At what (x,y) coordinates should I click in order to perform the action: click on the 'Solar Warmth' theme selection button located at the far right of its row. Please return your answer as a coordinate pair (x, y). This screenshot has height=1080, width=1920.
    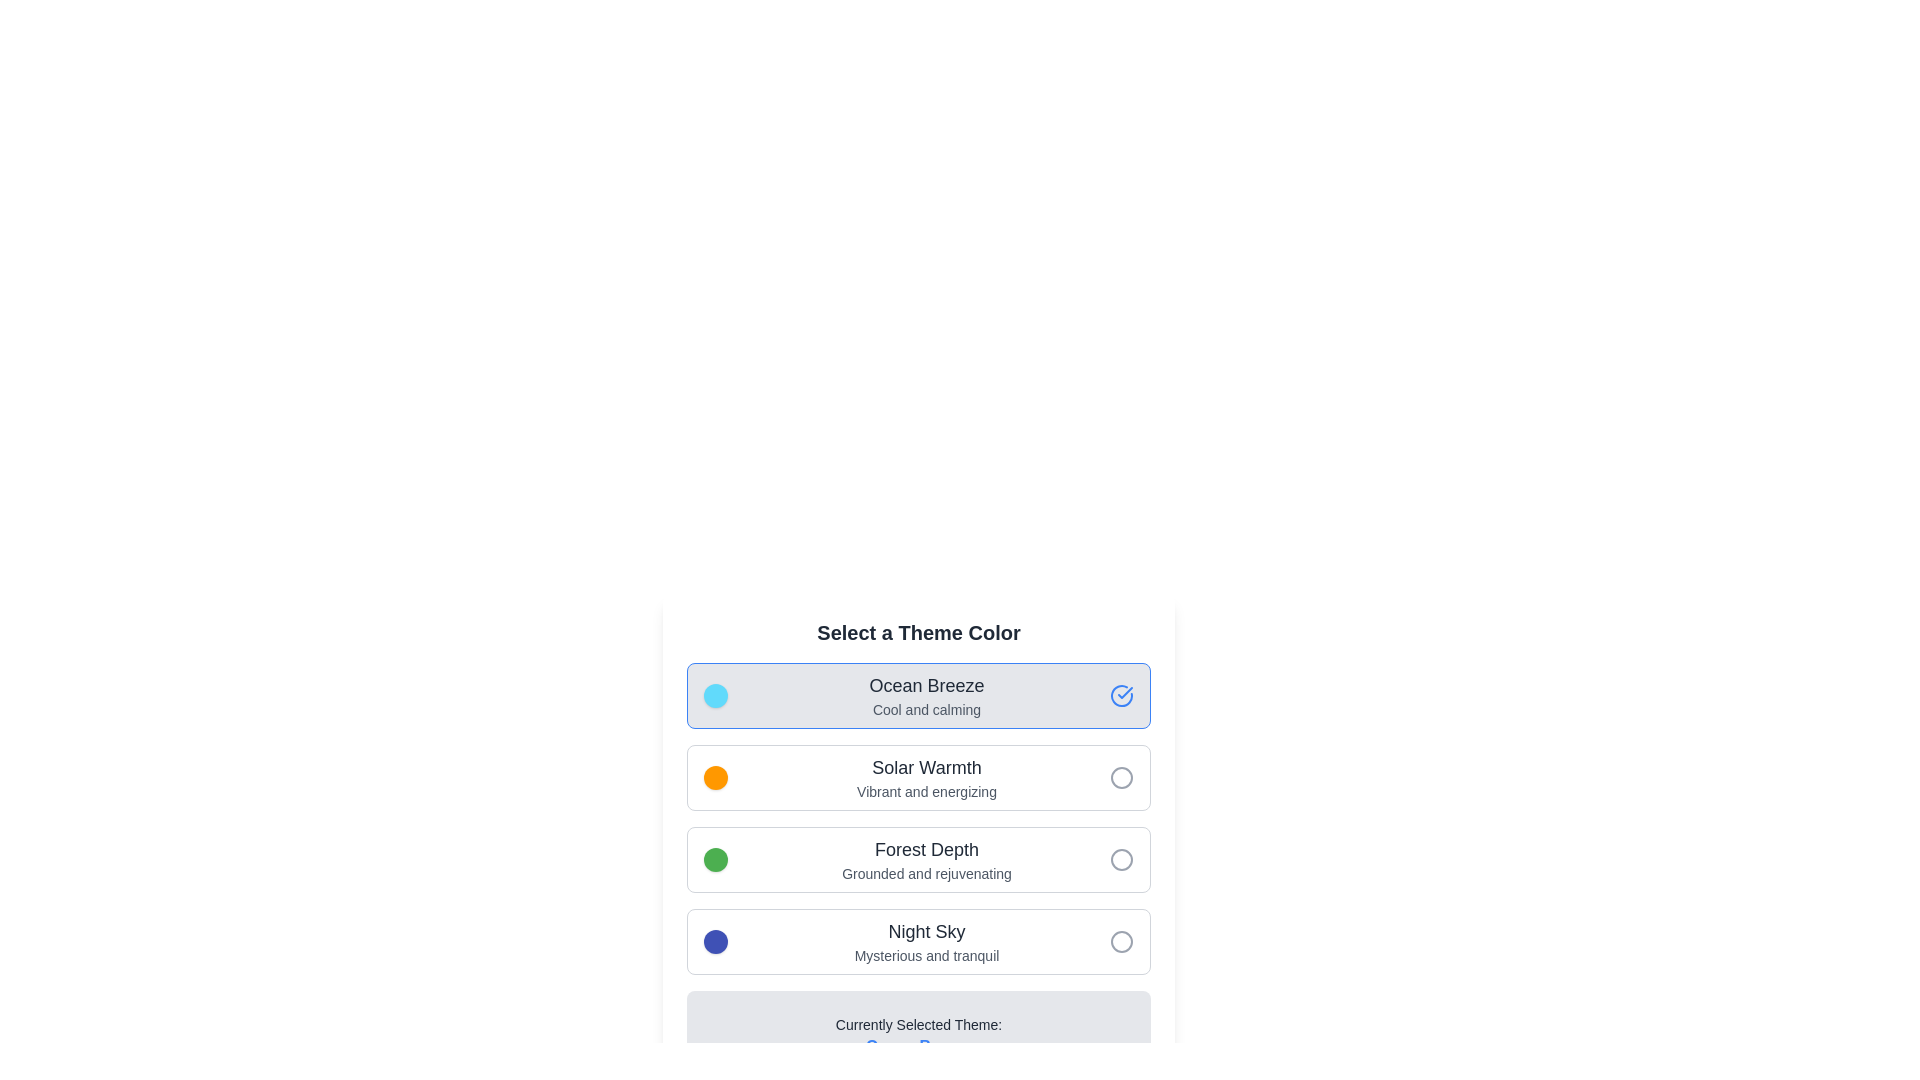
    Looking at the image, I should click on (1122, 777).